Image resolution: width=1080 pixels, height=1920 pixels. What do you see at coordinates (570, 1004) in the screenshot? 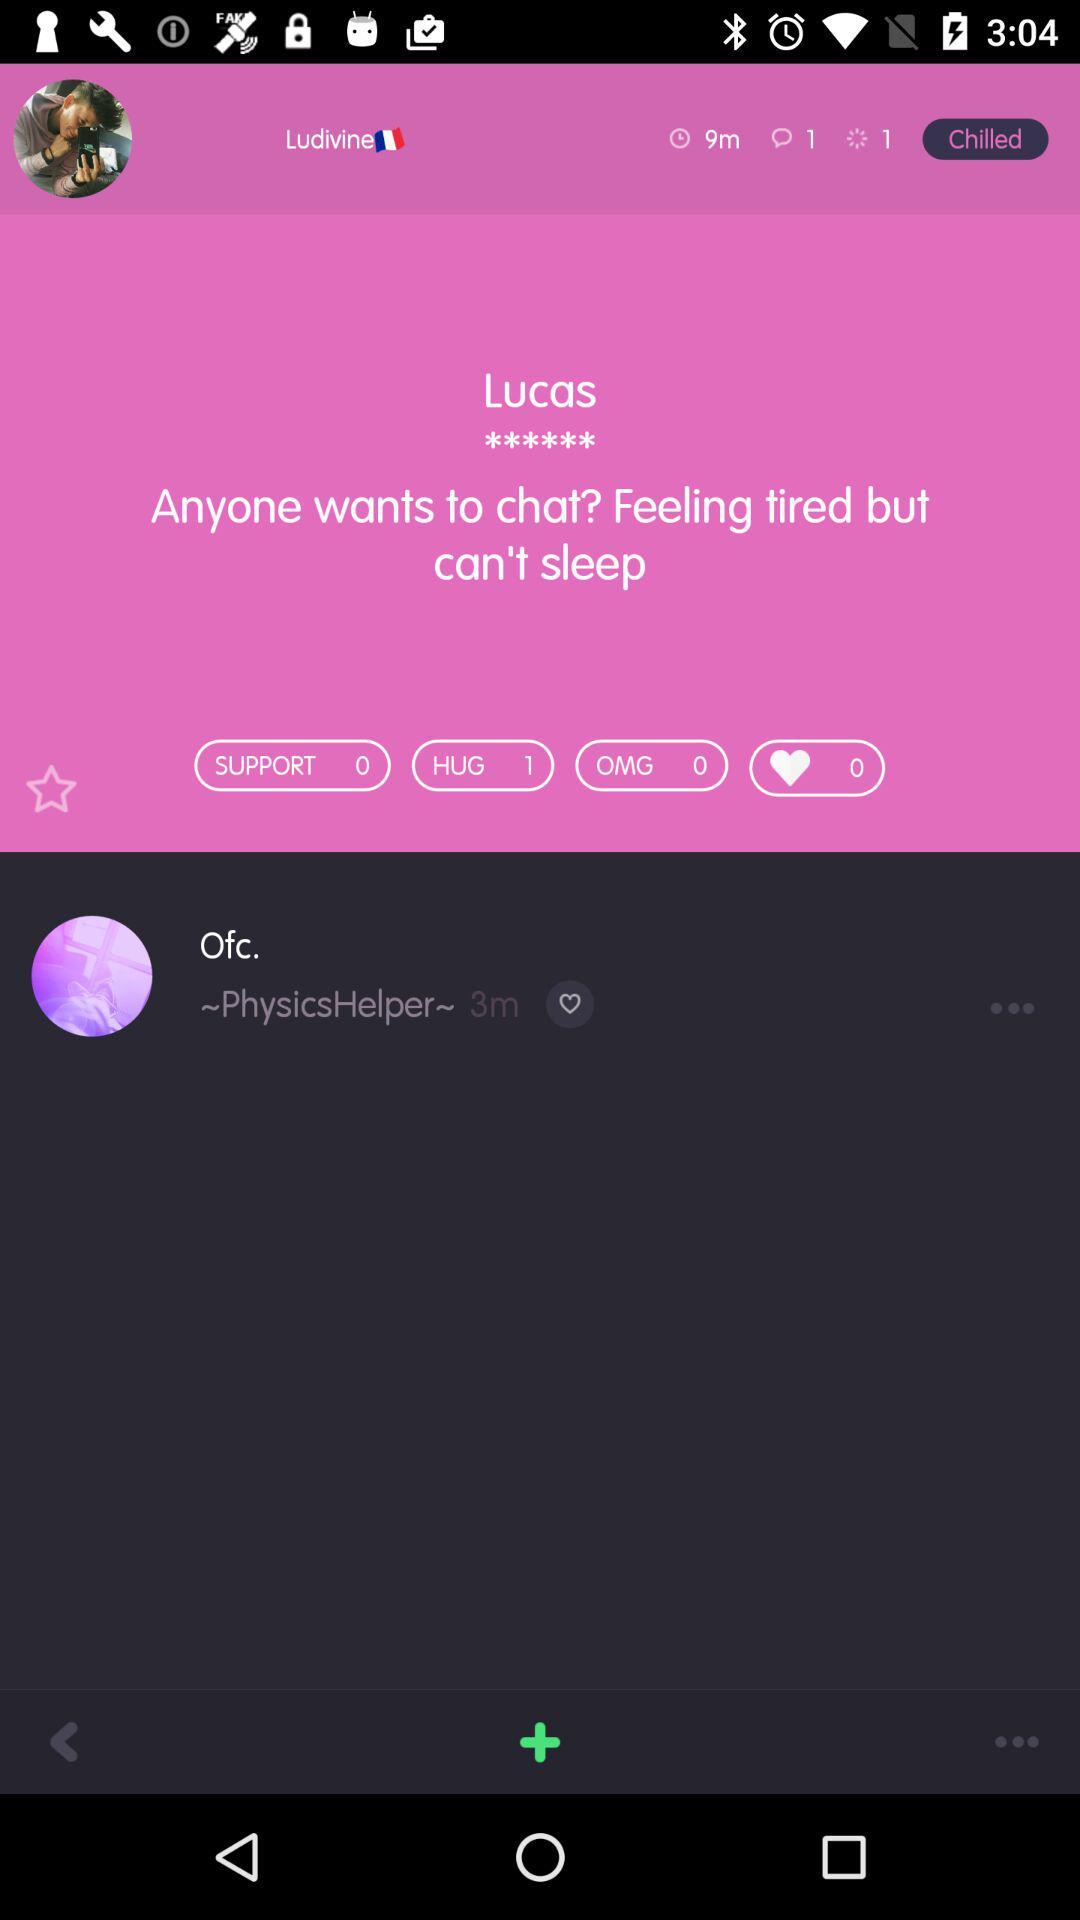
I see `the item below the ofc. item` at bounding box center [570, 1004].